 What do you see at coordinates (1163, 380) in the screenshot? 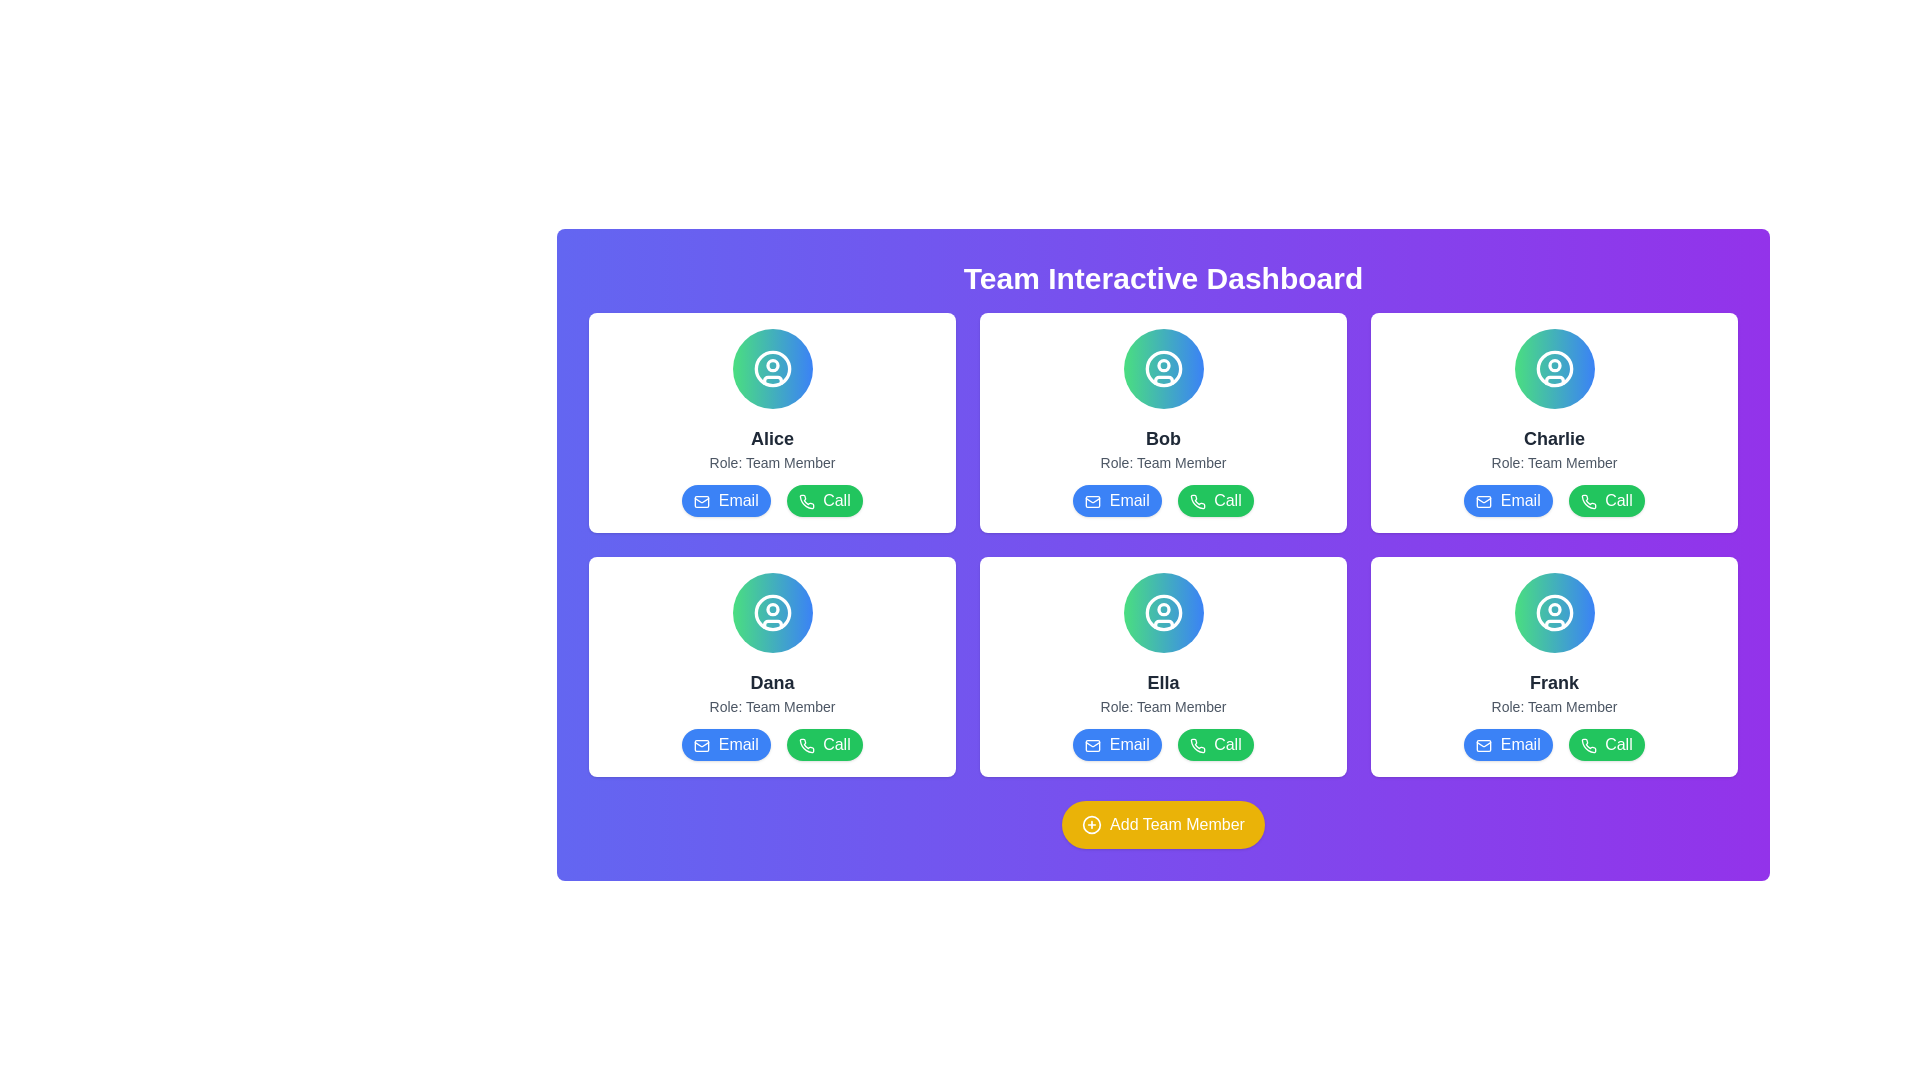
I see `the graphical decoration arc/line that represents the boundary of Bob's user profile icon, located at the bottom-most position within the user profile card` at bounding box center [1163, 380].